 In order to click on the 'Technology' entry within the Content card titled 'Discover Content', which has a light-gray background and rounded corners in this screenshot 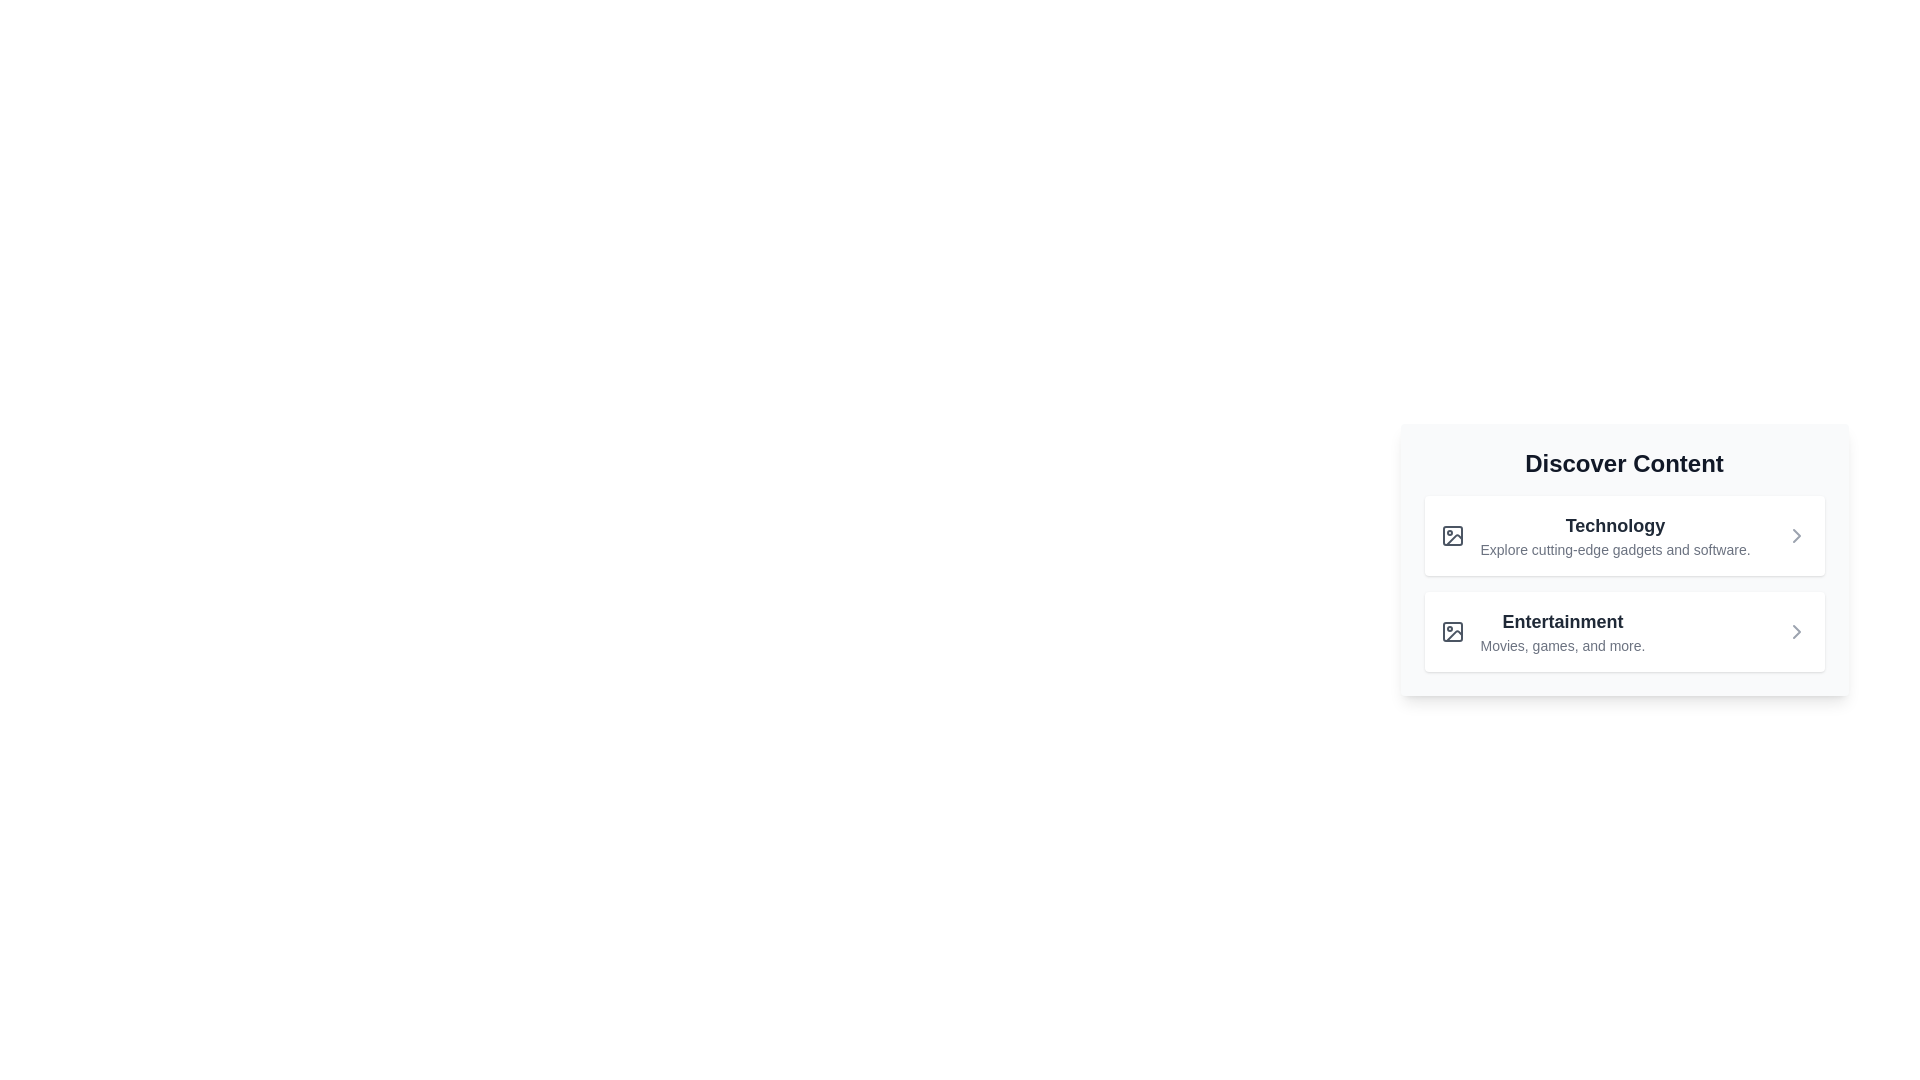, I will do `click(1624, 559)`.